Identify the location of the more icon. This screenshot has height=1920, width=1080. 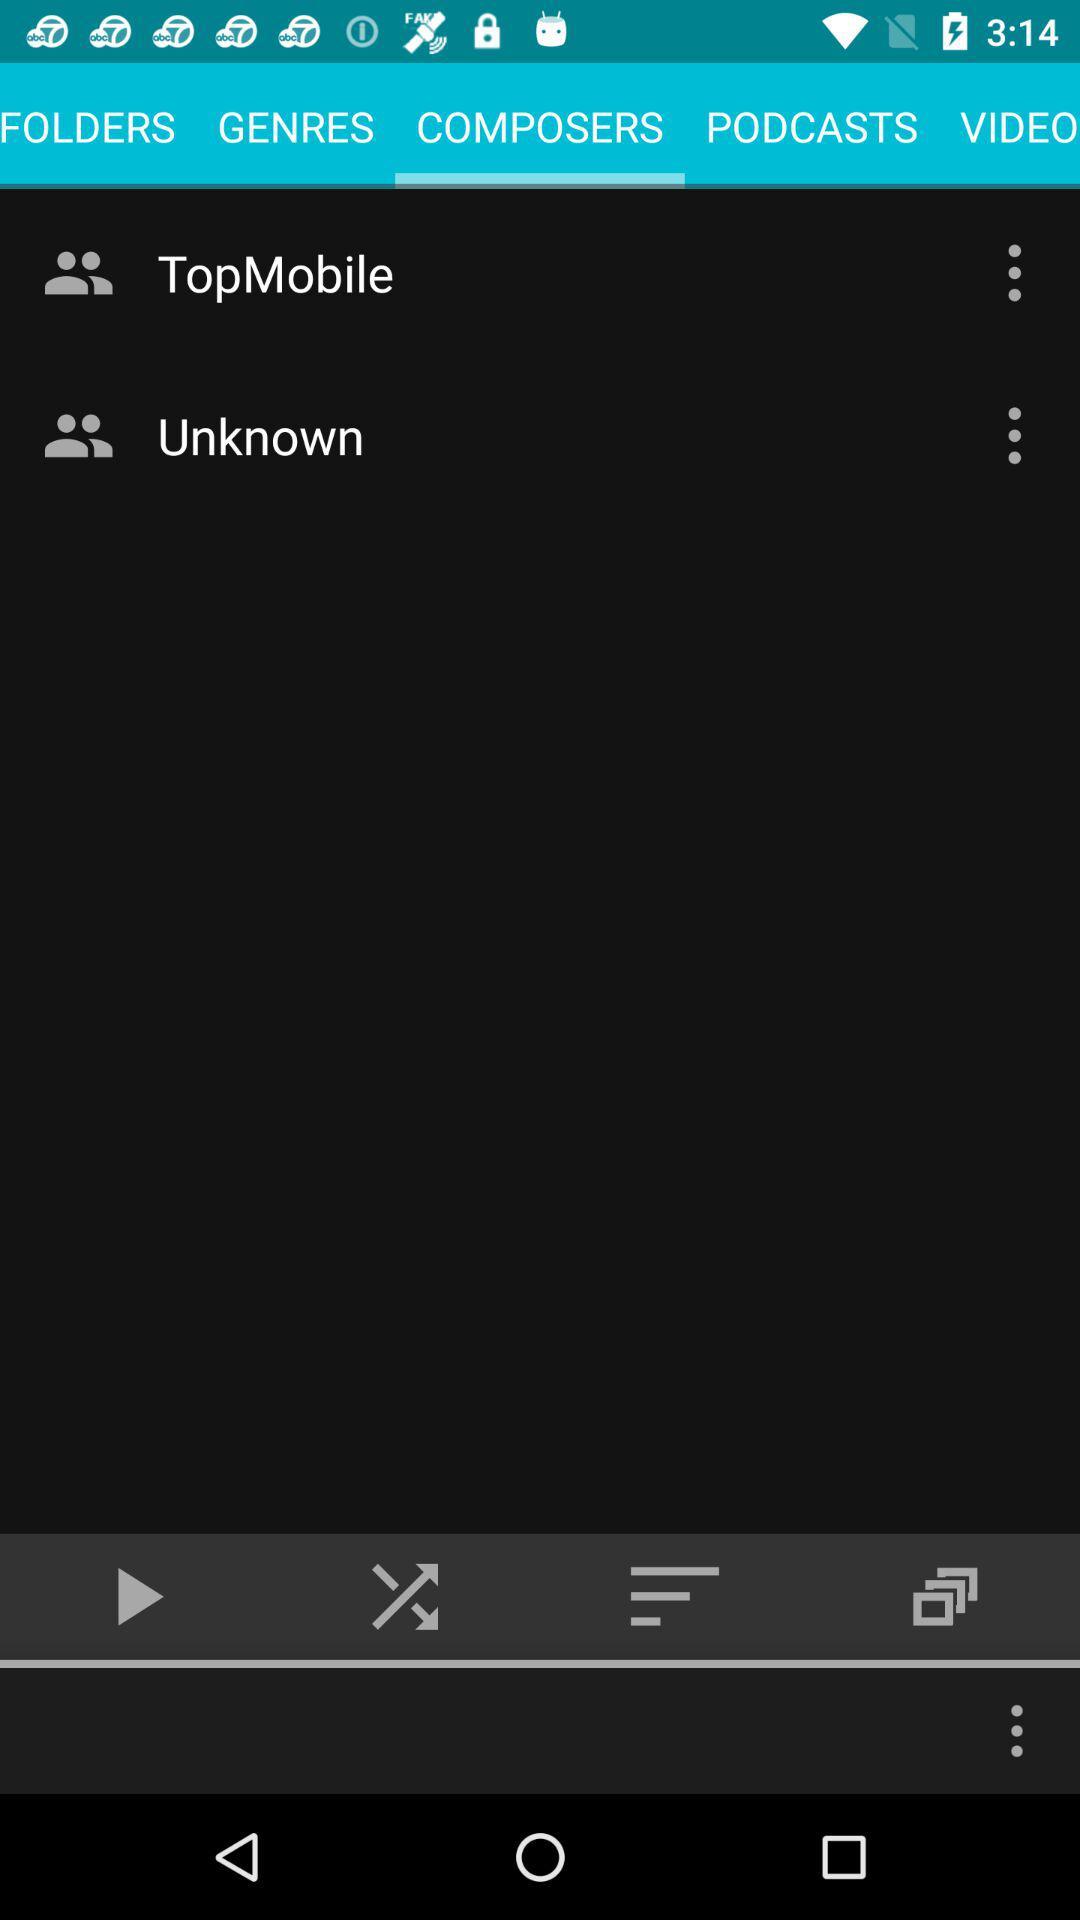
(1017, 1730).